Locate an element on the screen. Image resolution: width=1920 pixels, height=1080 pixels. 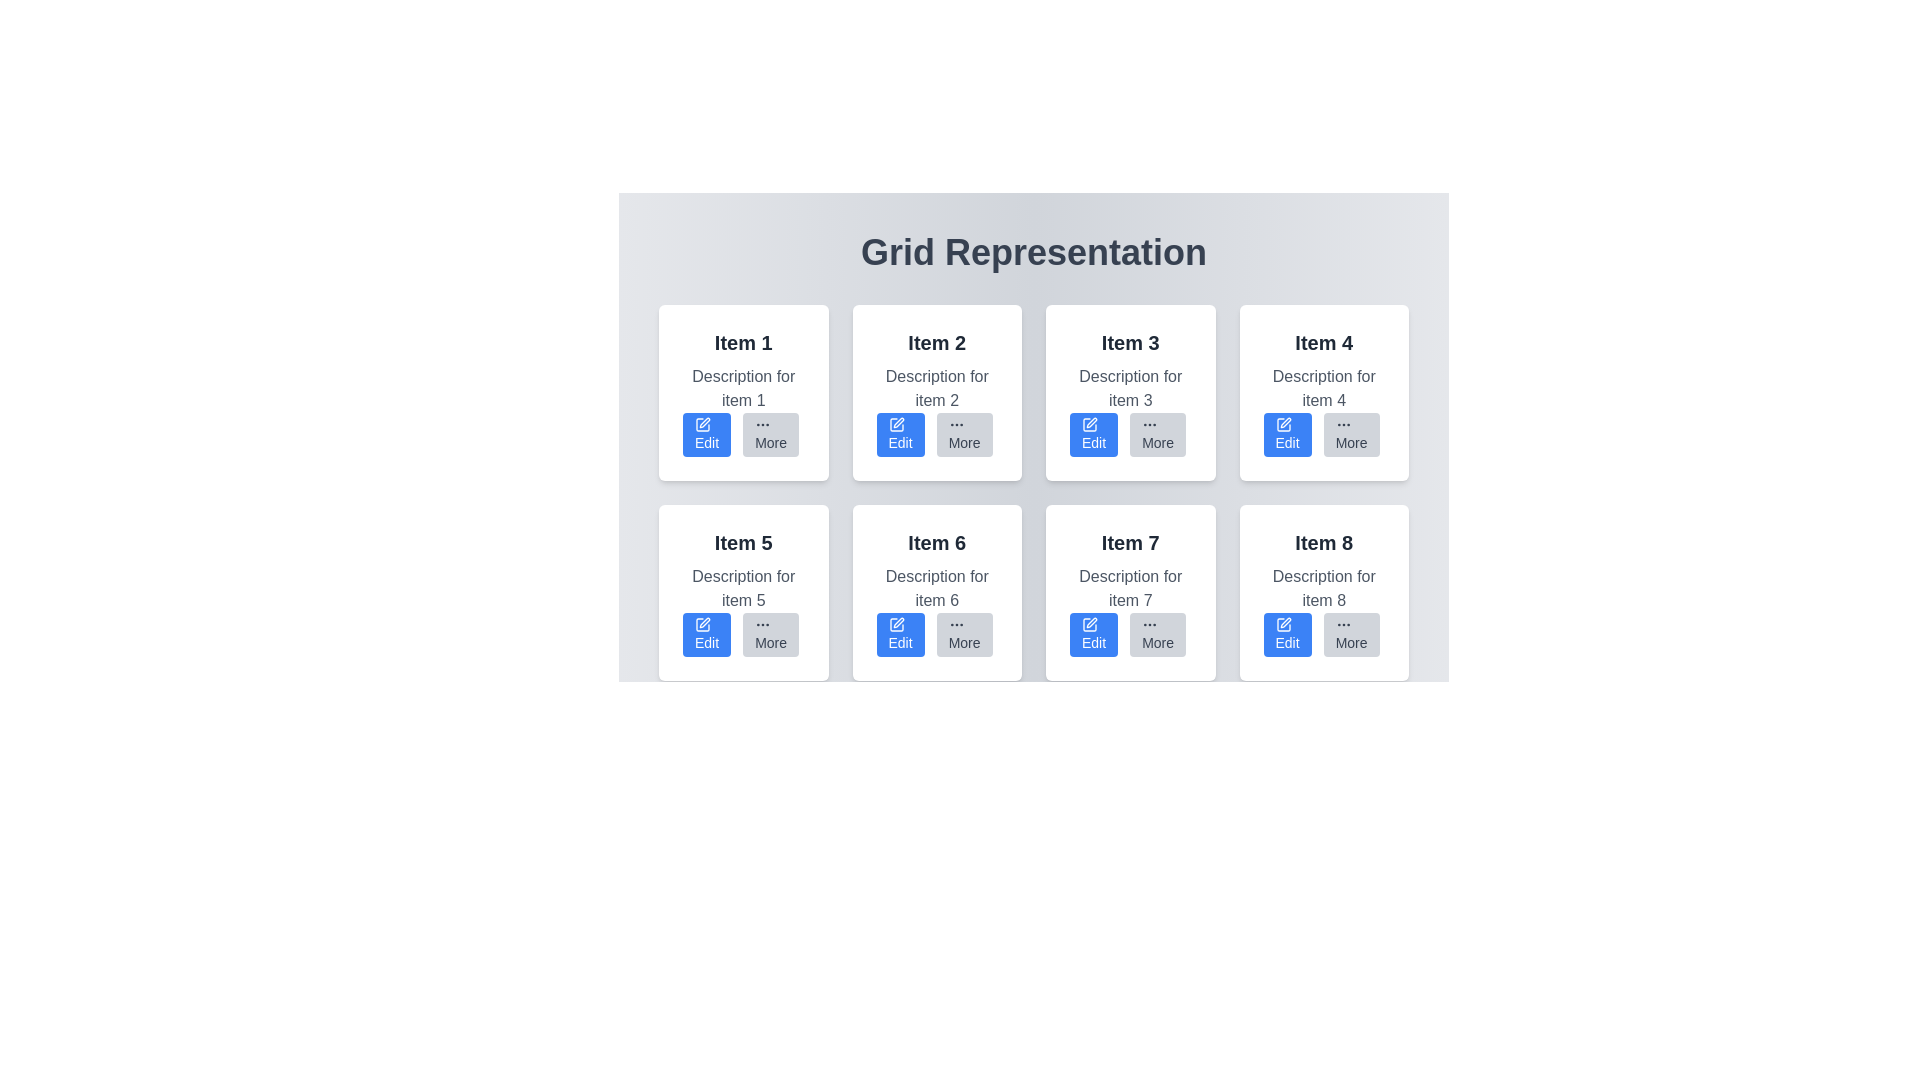
the 'More' button, which is a small rectangular button with rounded corners and three horizontally aligned dots above the gray labeled text, located below the description for 'Item 7' in the grid layout is located at coordinates (1158, 635).